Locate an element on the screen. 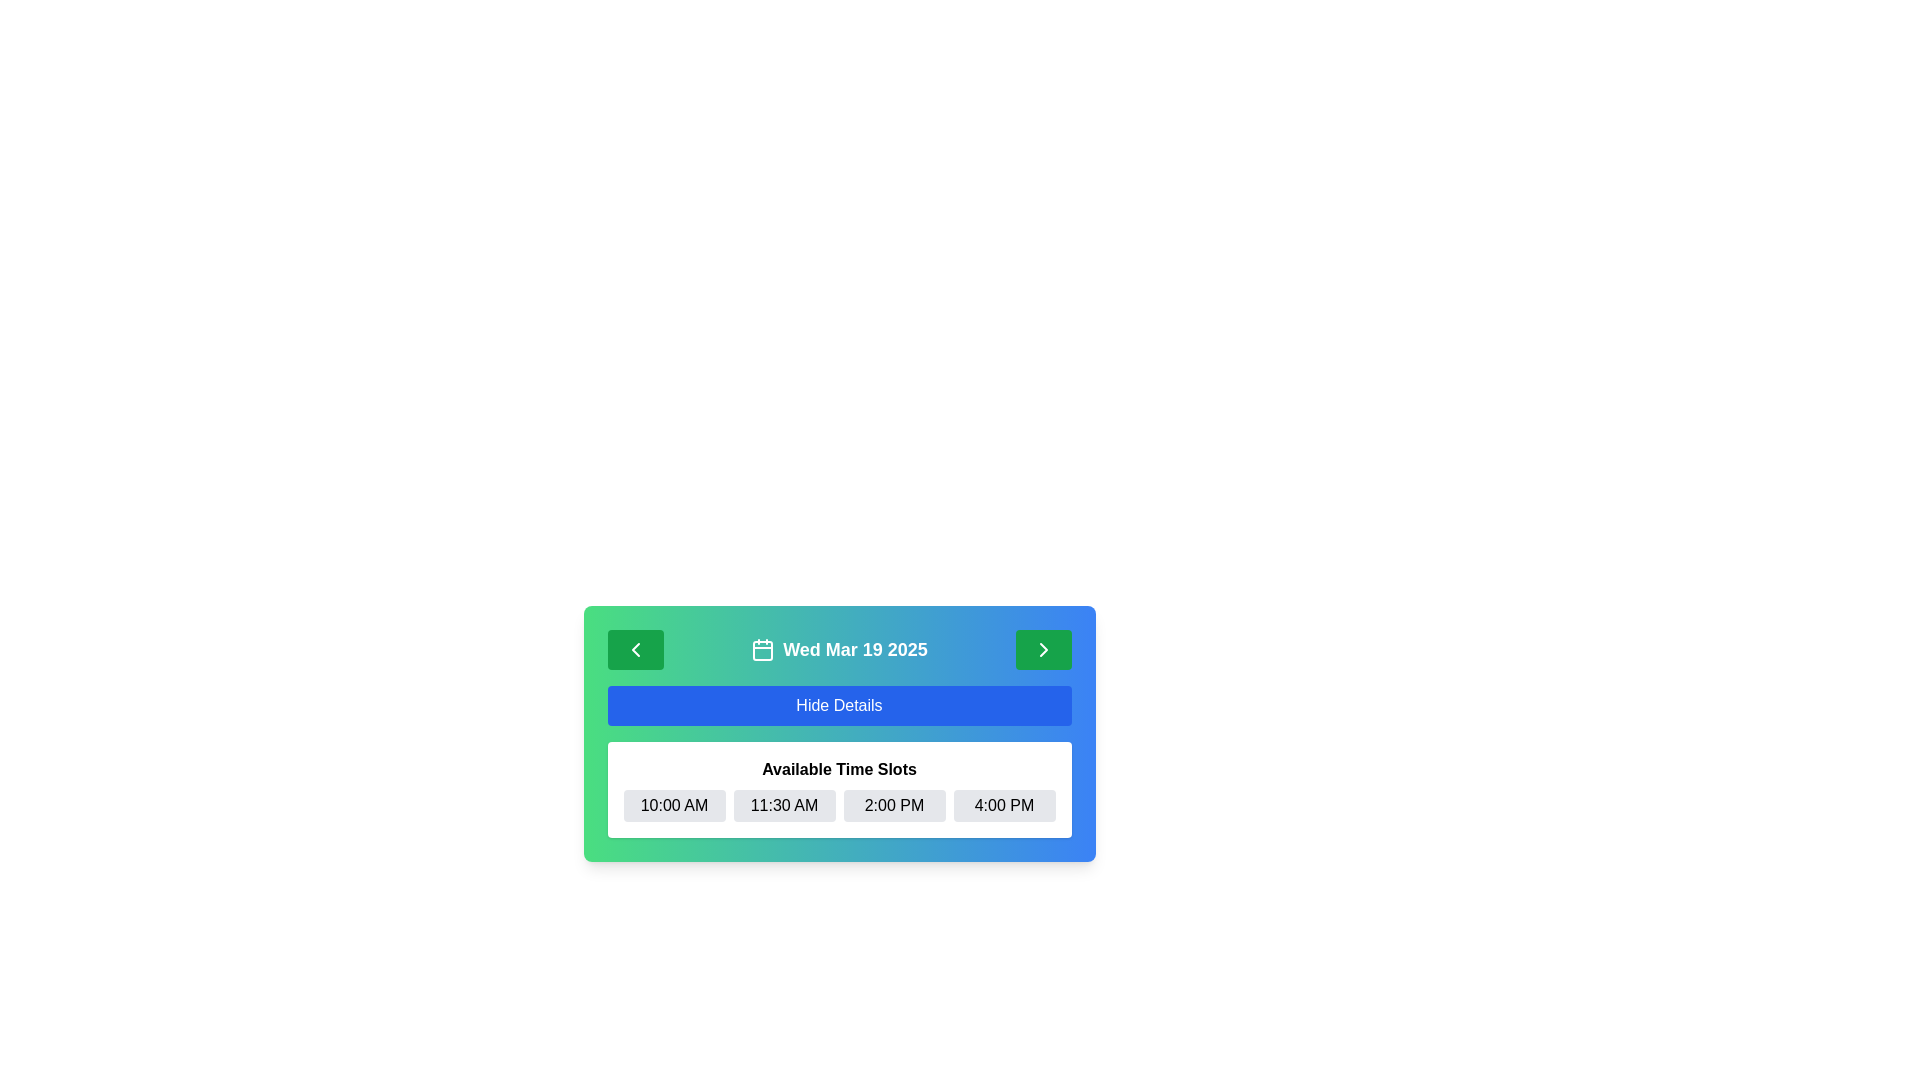 This screenshot has height=1080, width=1920. the blue 'Hide Details' button with white text is located at coordinates (839, 704).